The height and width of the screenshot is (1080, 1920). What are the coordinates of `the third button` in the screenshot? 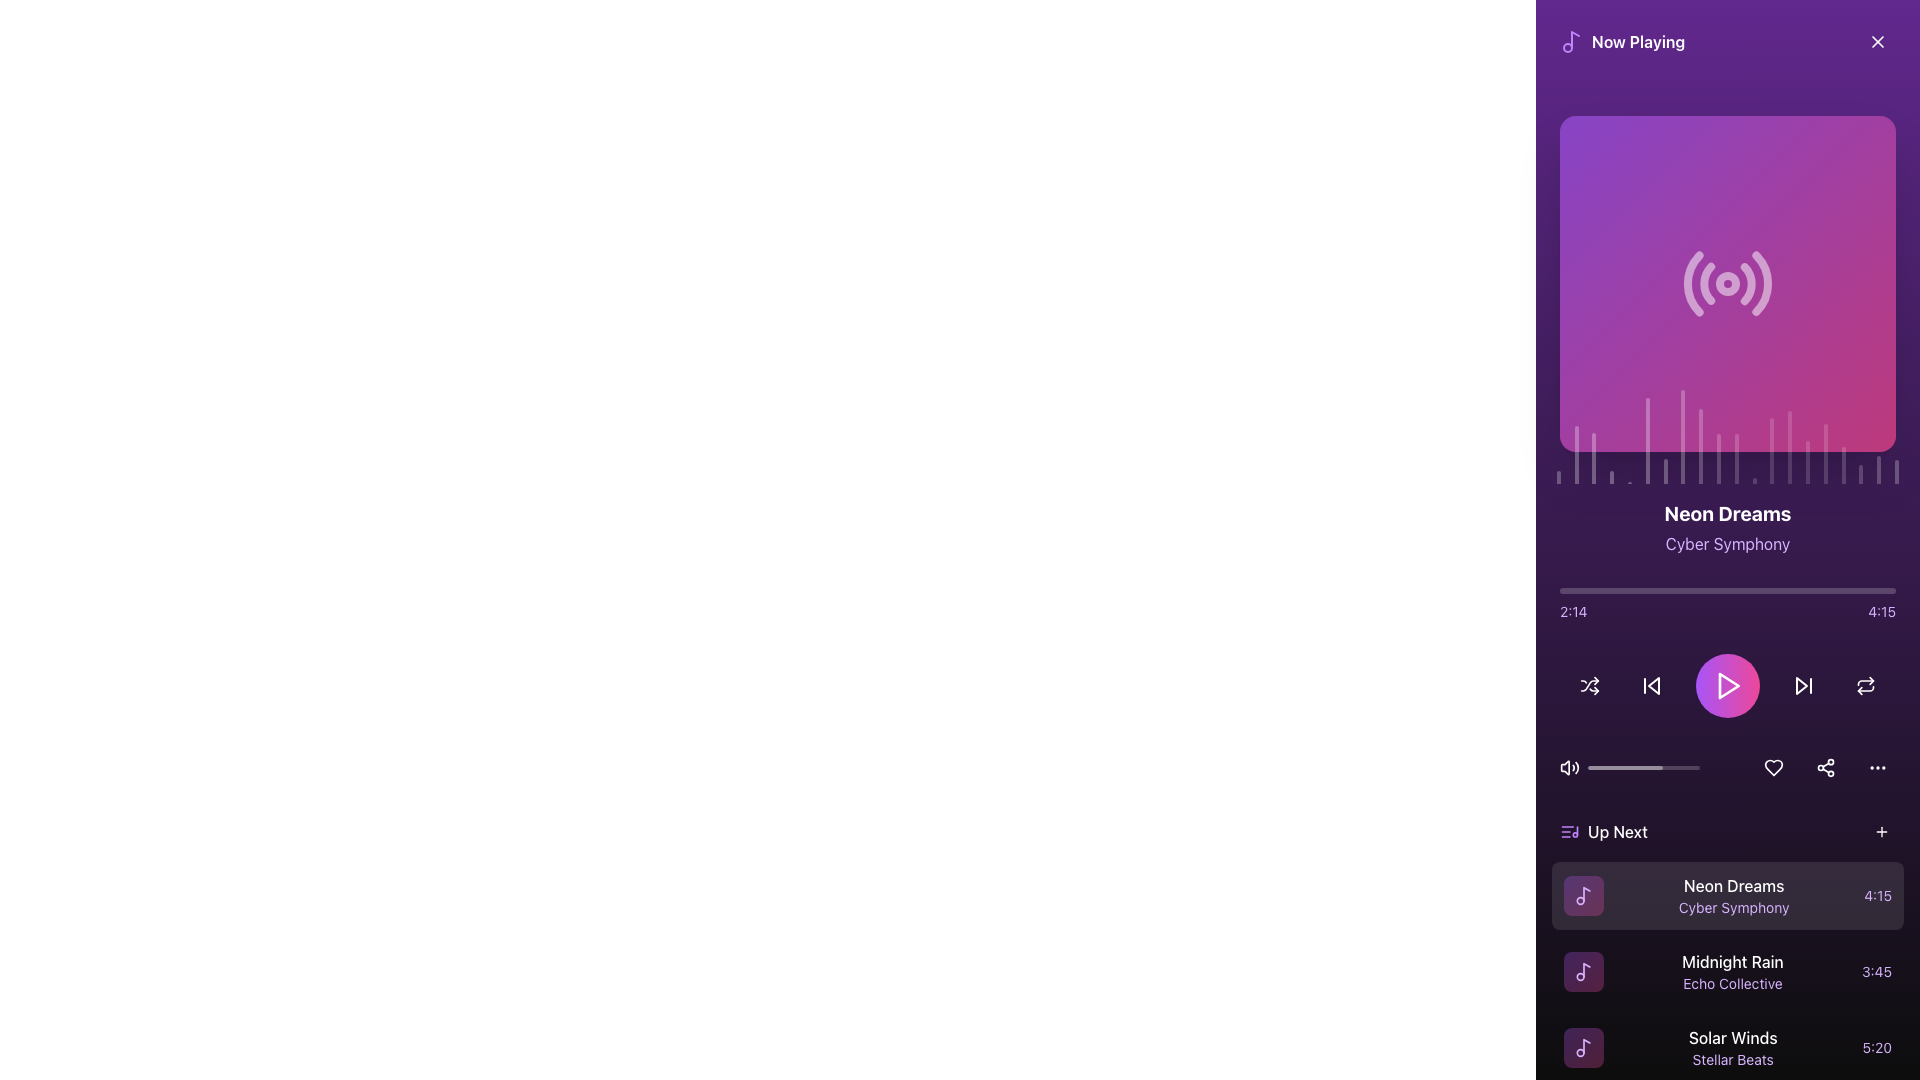 It's located at (1876, 766).